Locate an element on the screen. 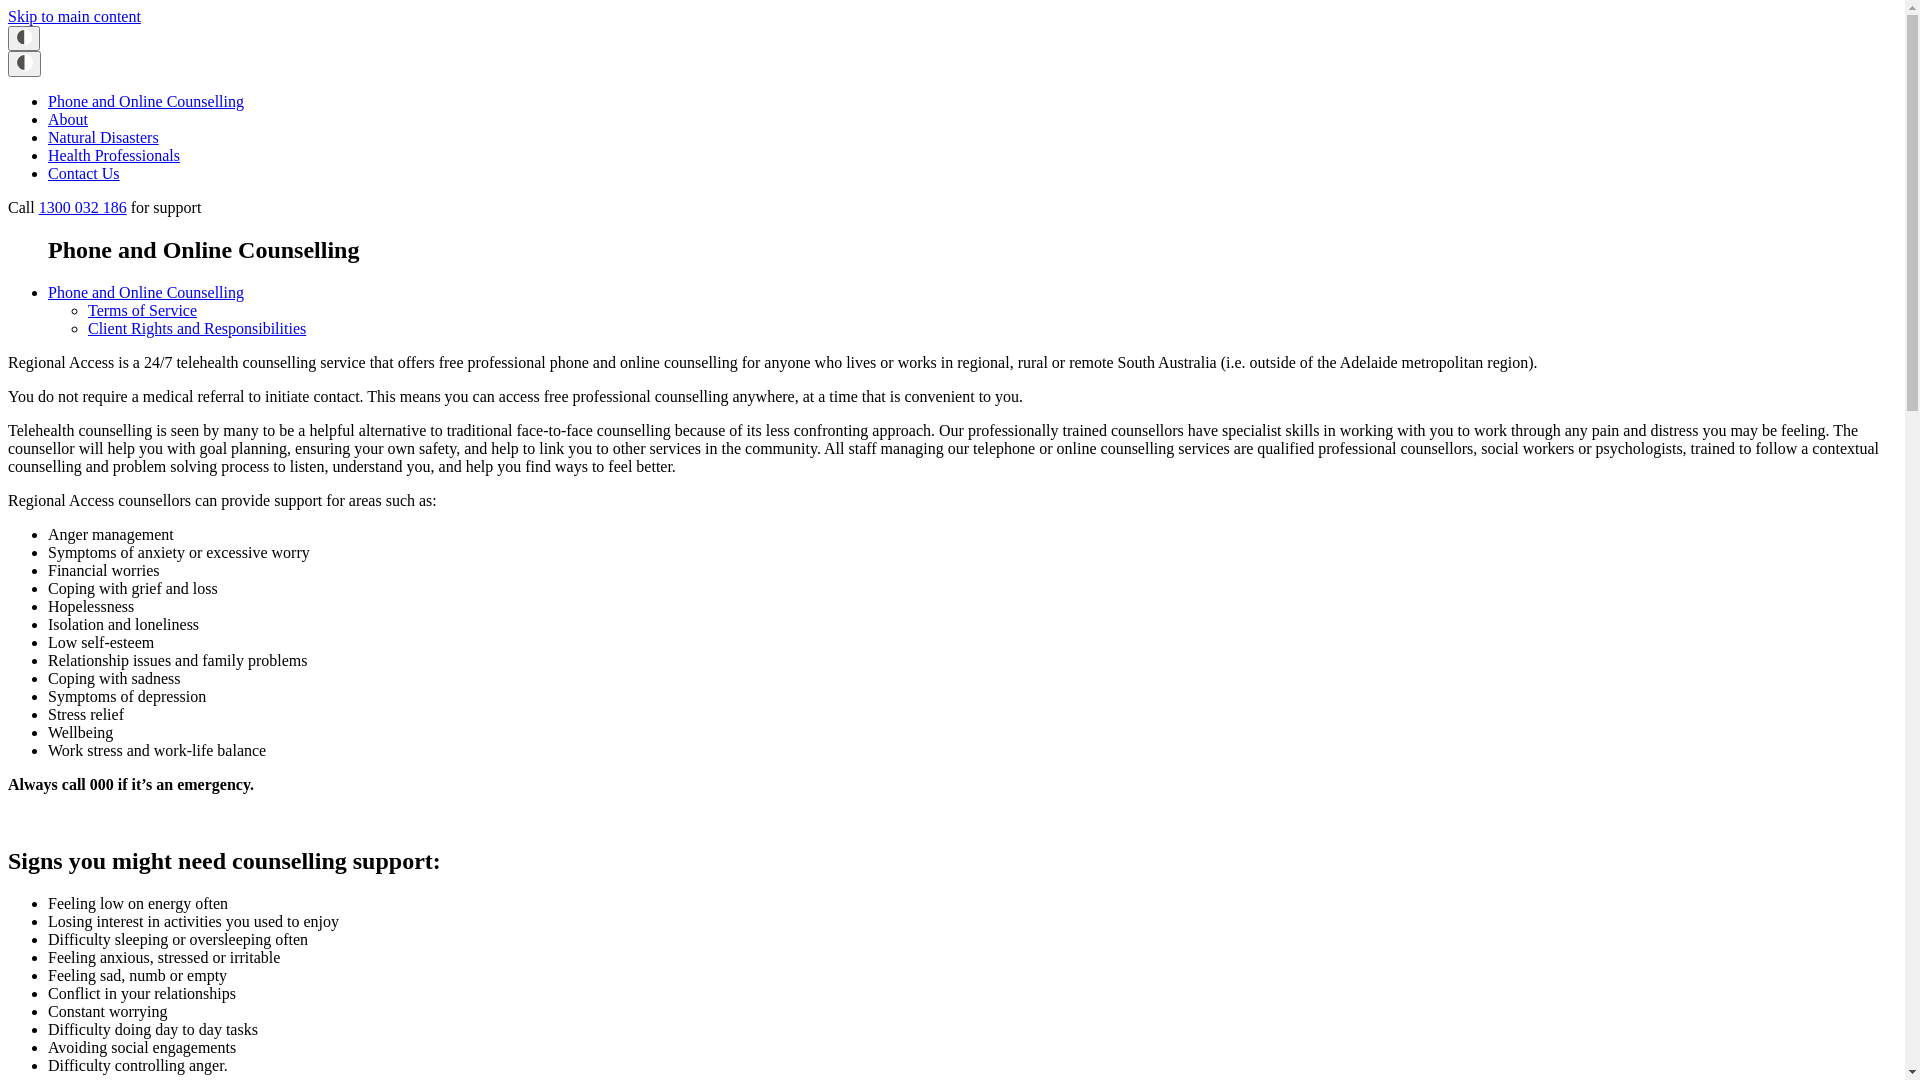  'Phone and Online Counselling' is located at coordinates (144, 101).